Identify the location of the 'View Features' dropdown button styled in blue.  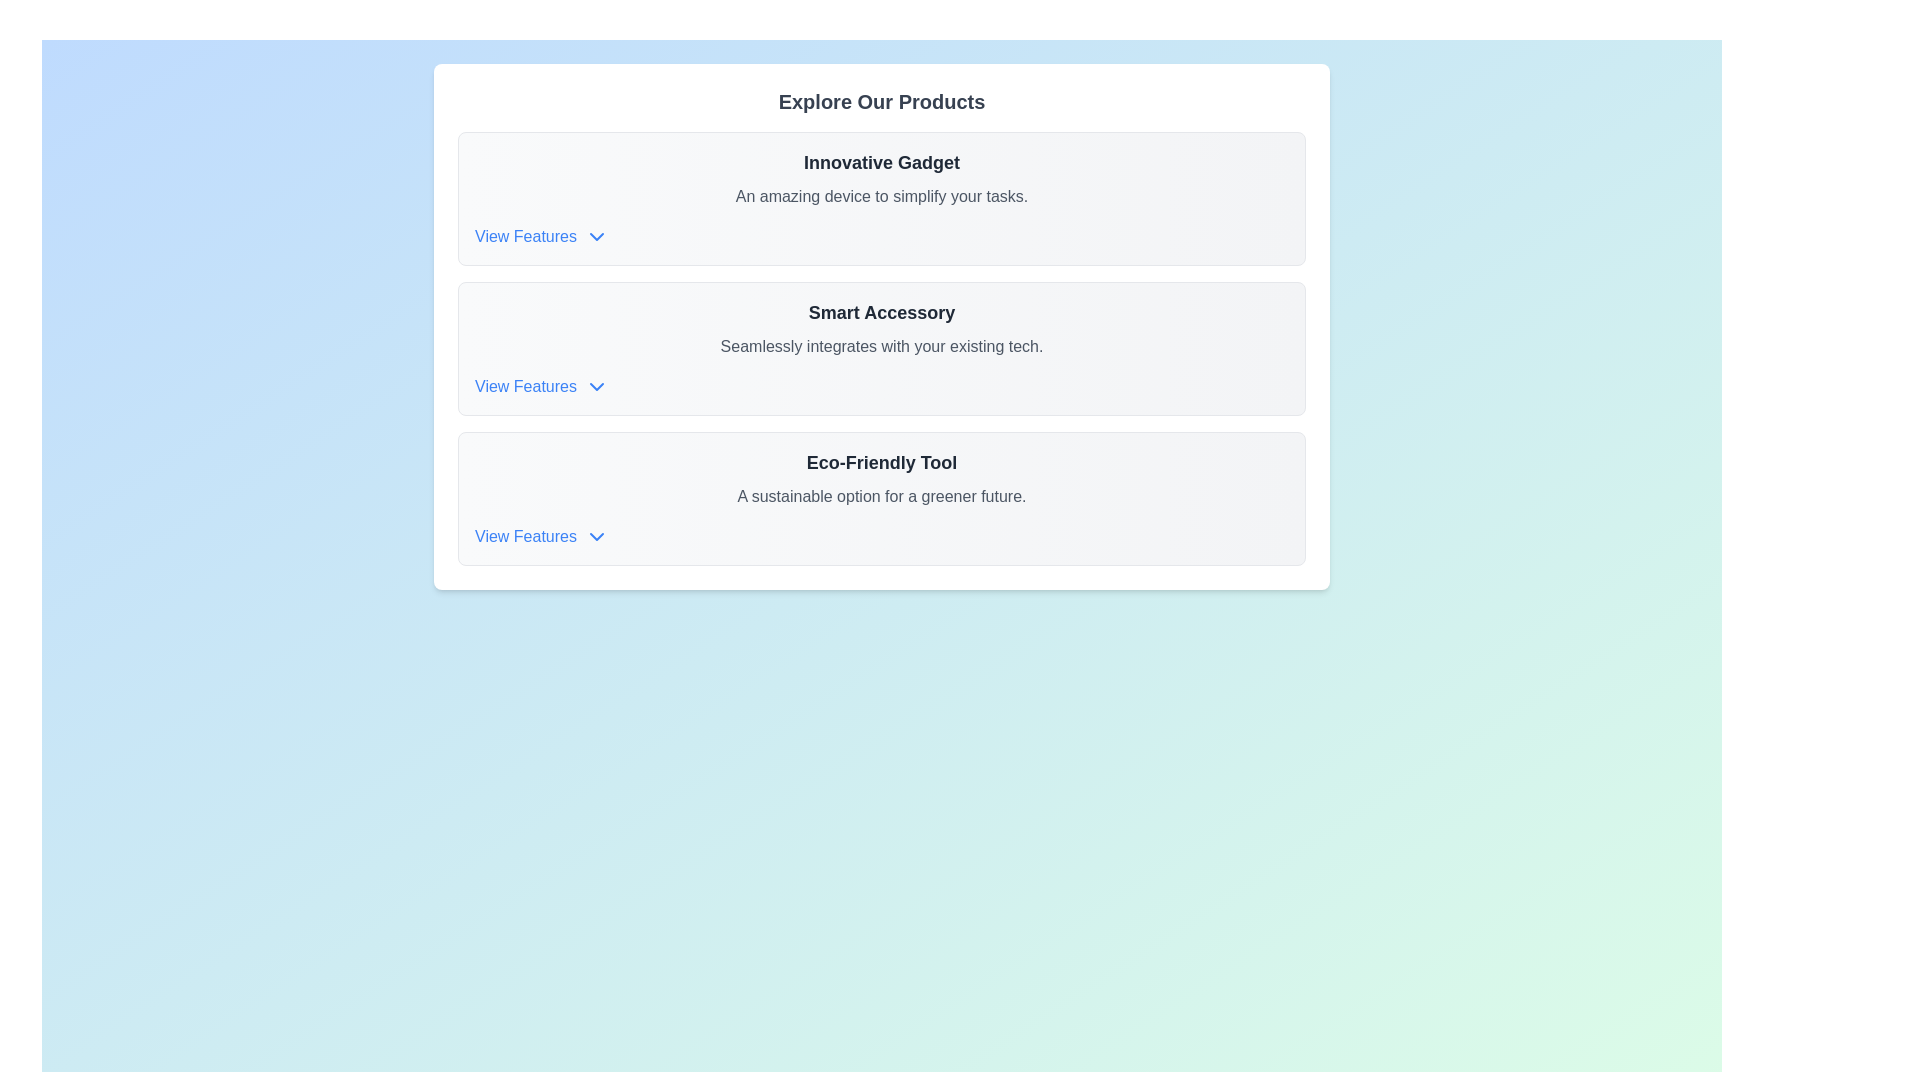
(542, 386).